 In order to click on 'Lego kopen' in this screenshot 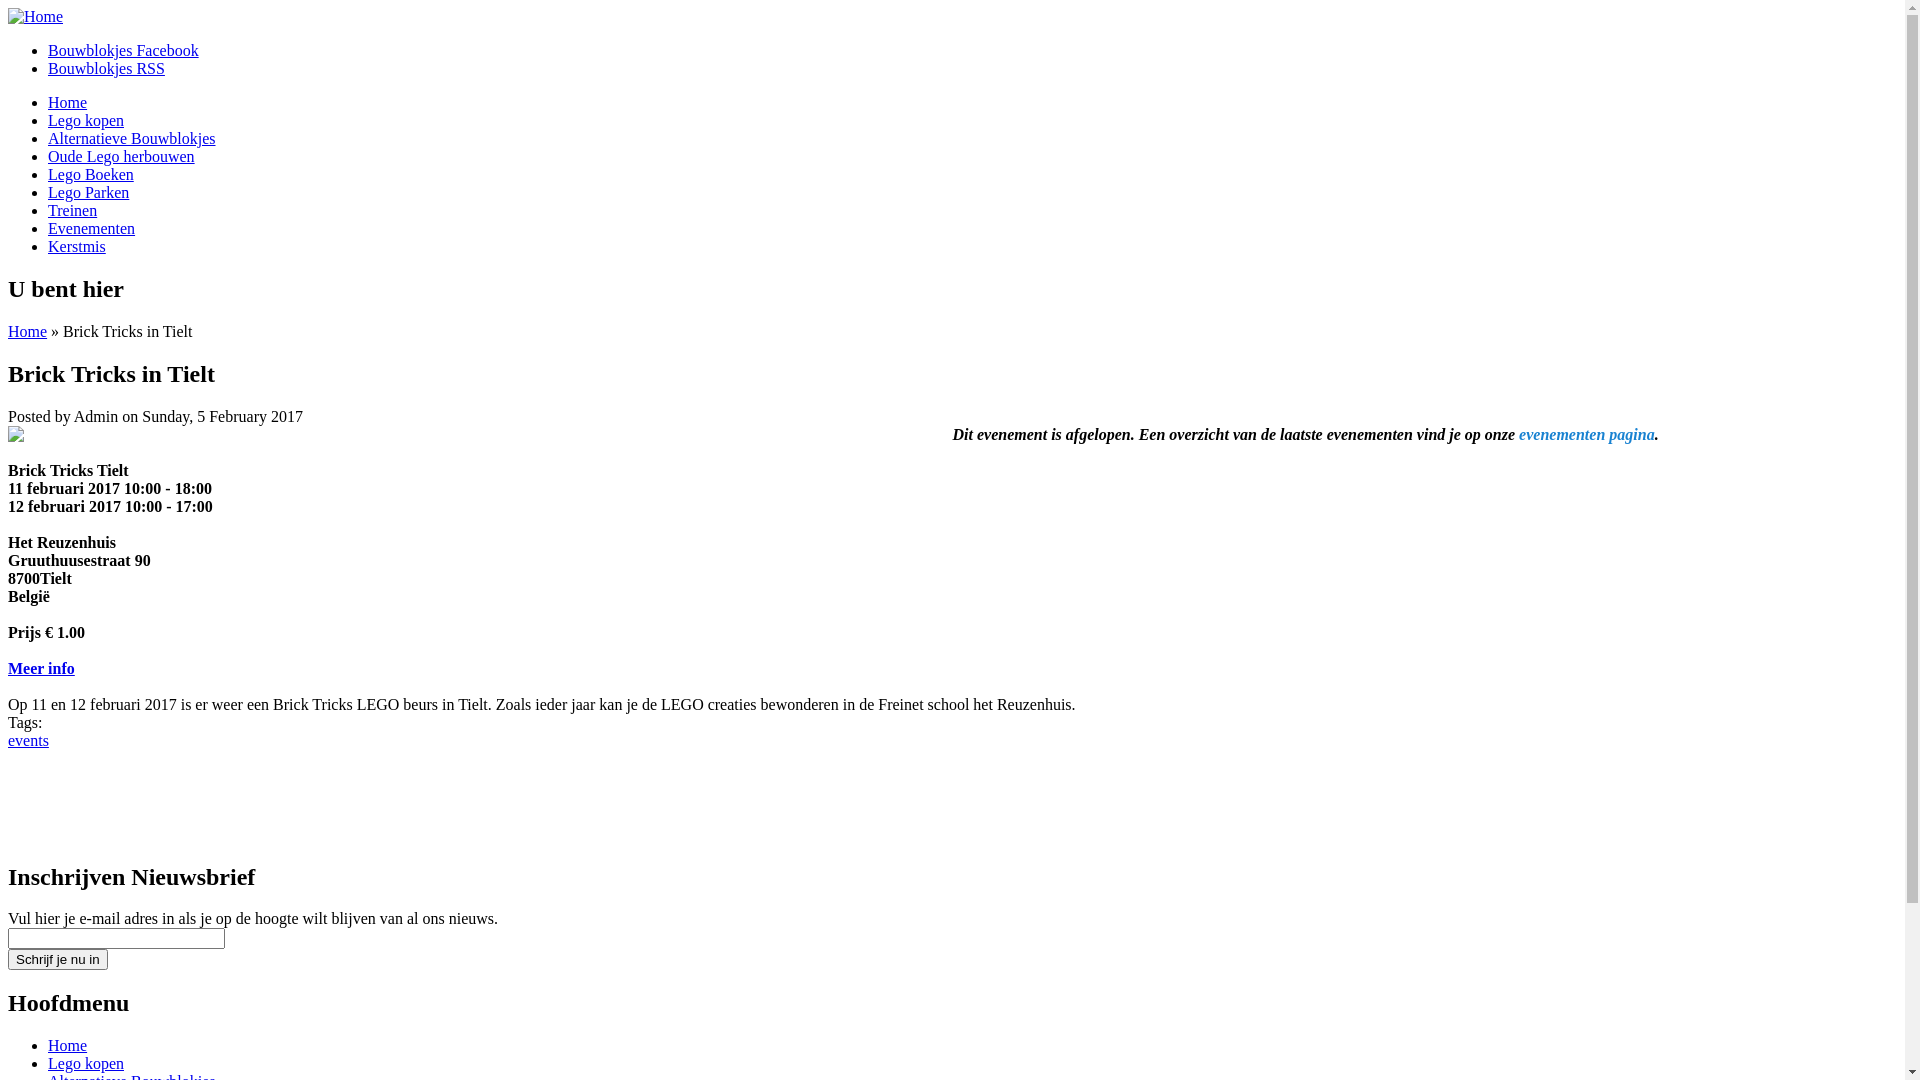, I will do `click(85, 1062)`.